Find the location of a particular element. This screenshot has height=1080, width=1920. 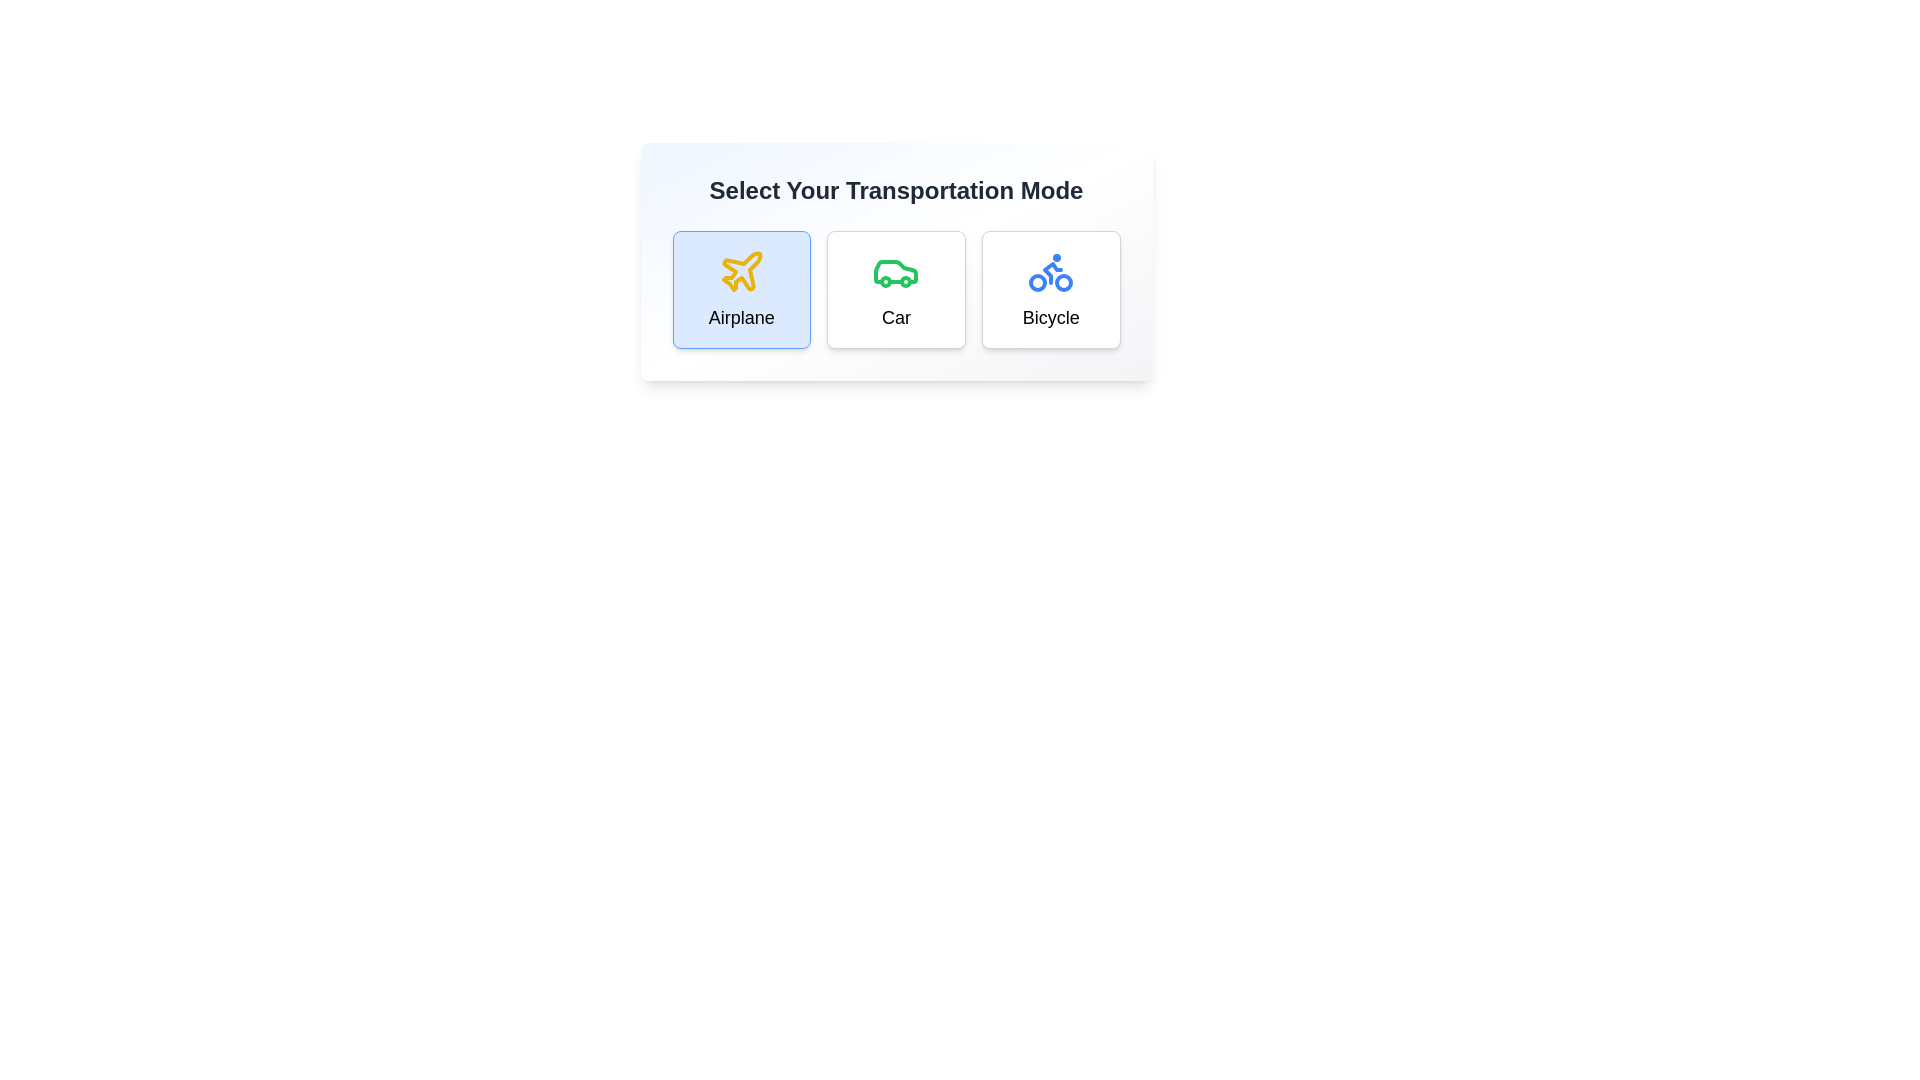

text label for the 'Airplane' selection option, which is positioned below the airplane icon in the transportation mode selection interface is located at coordinates (740, 316).